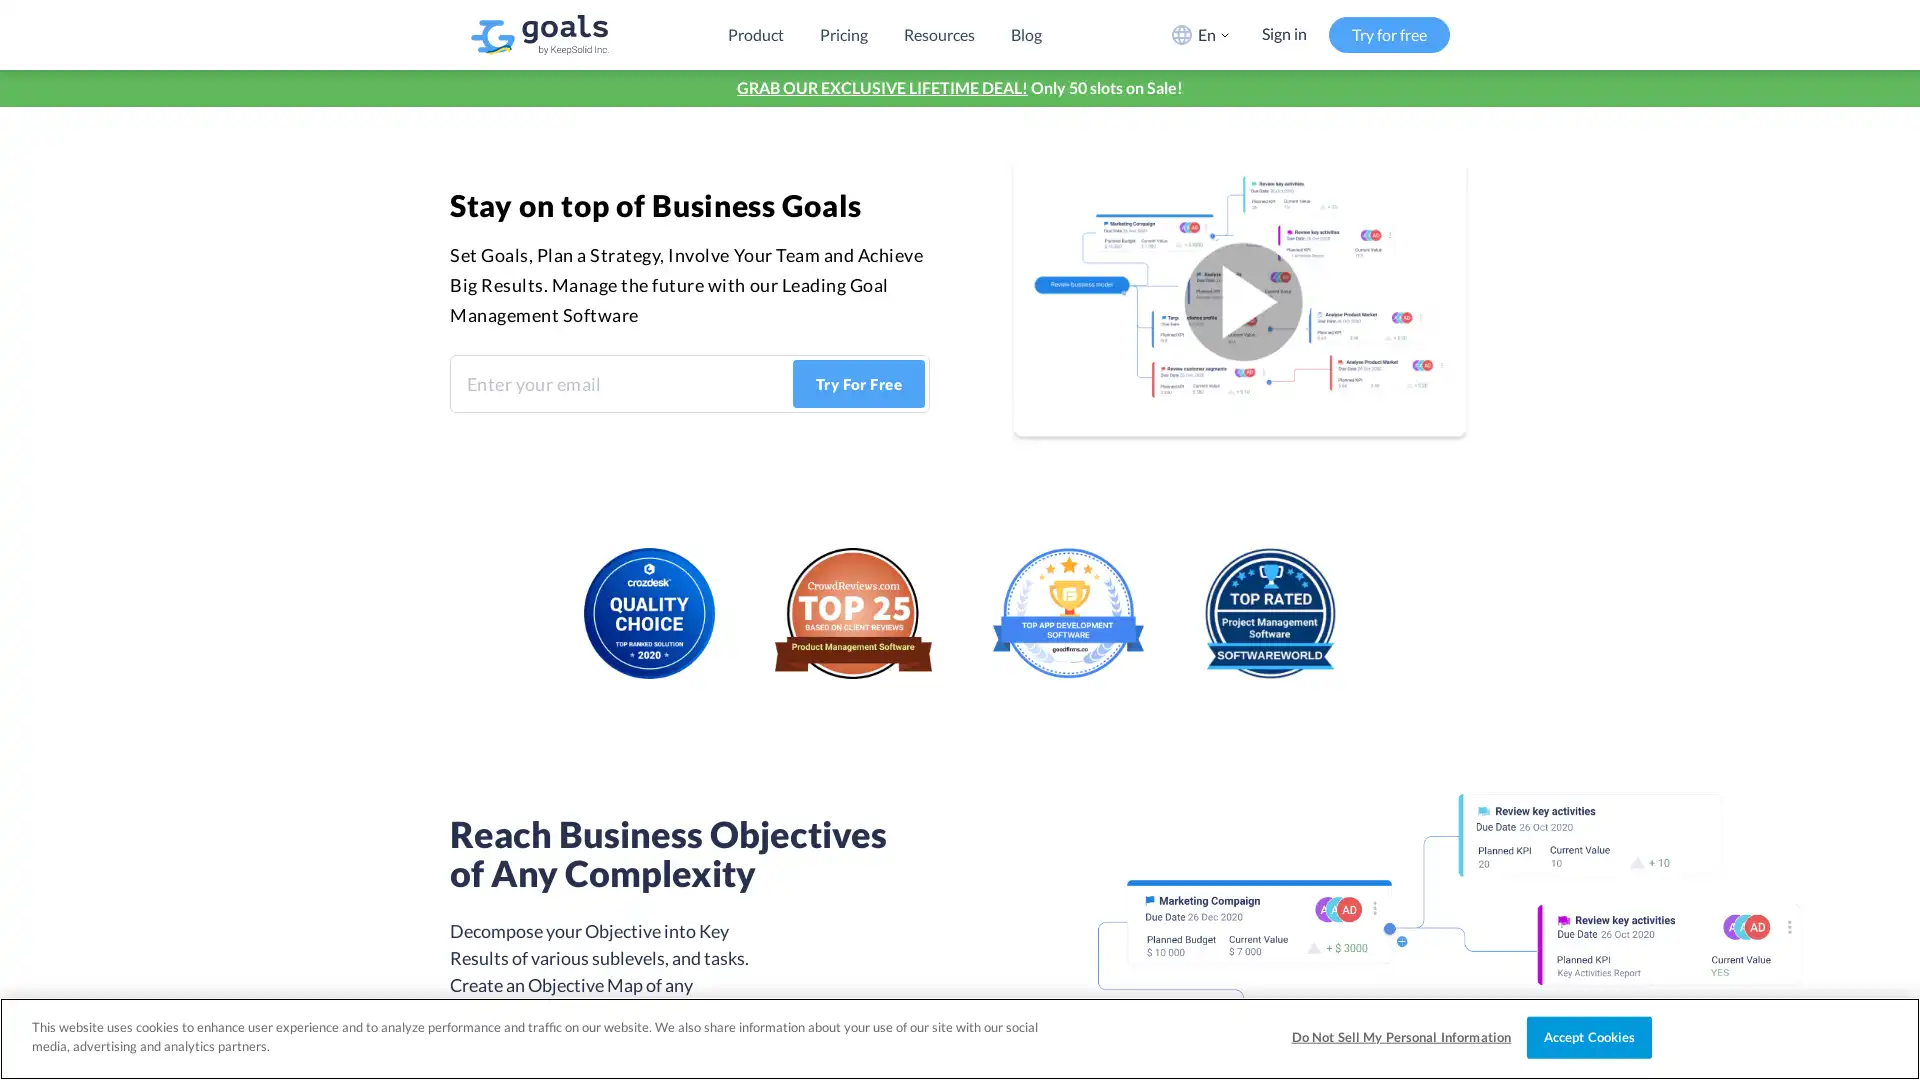 This screenshot has height=1080, width=1920. What do you see at coordinates (858, 384) in the screenshot?
I see `Try For Free` at bounding box center [858, 384].